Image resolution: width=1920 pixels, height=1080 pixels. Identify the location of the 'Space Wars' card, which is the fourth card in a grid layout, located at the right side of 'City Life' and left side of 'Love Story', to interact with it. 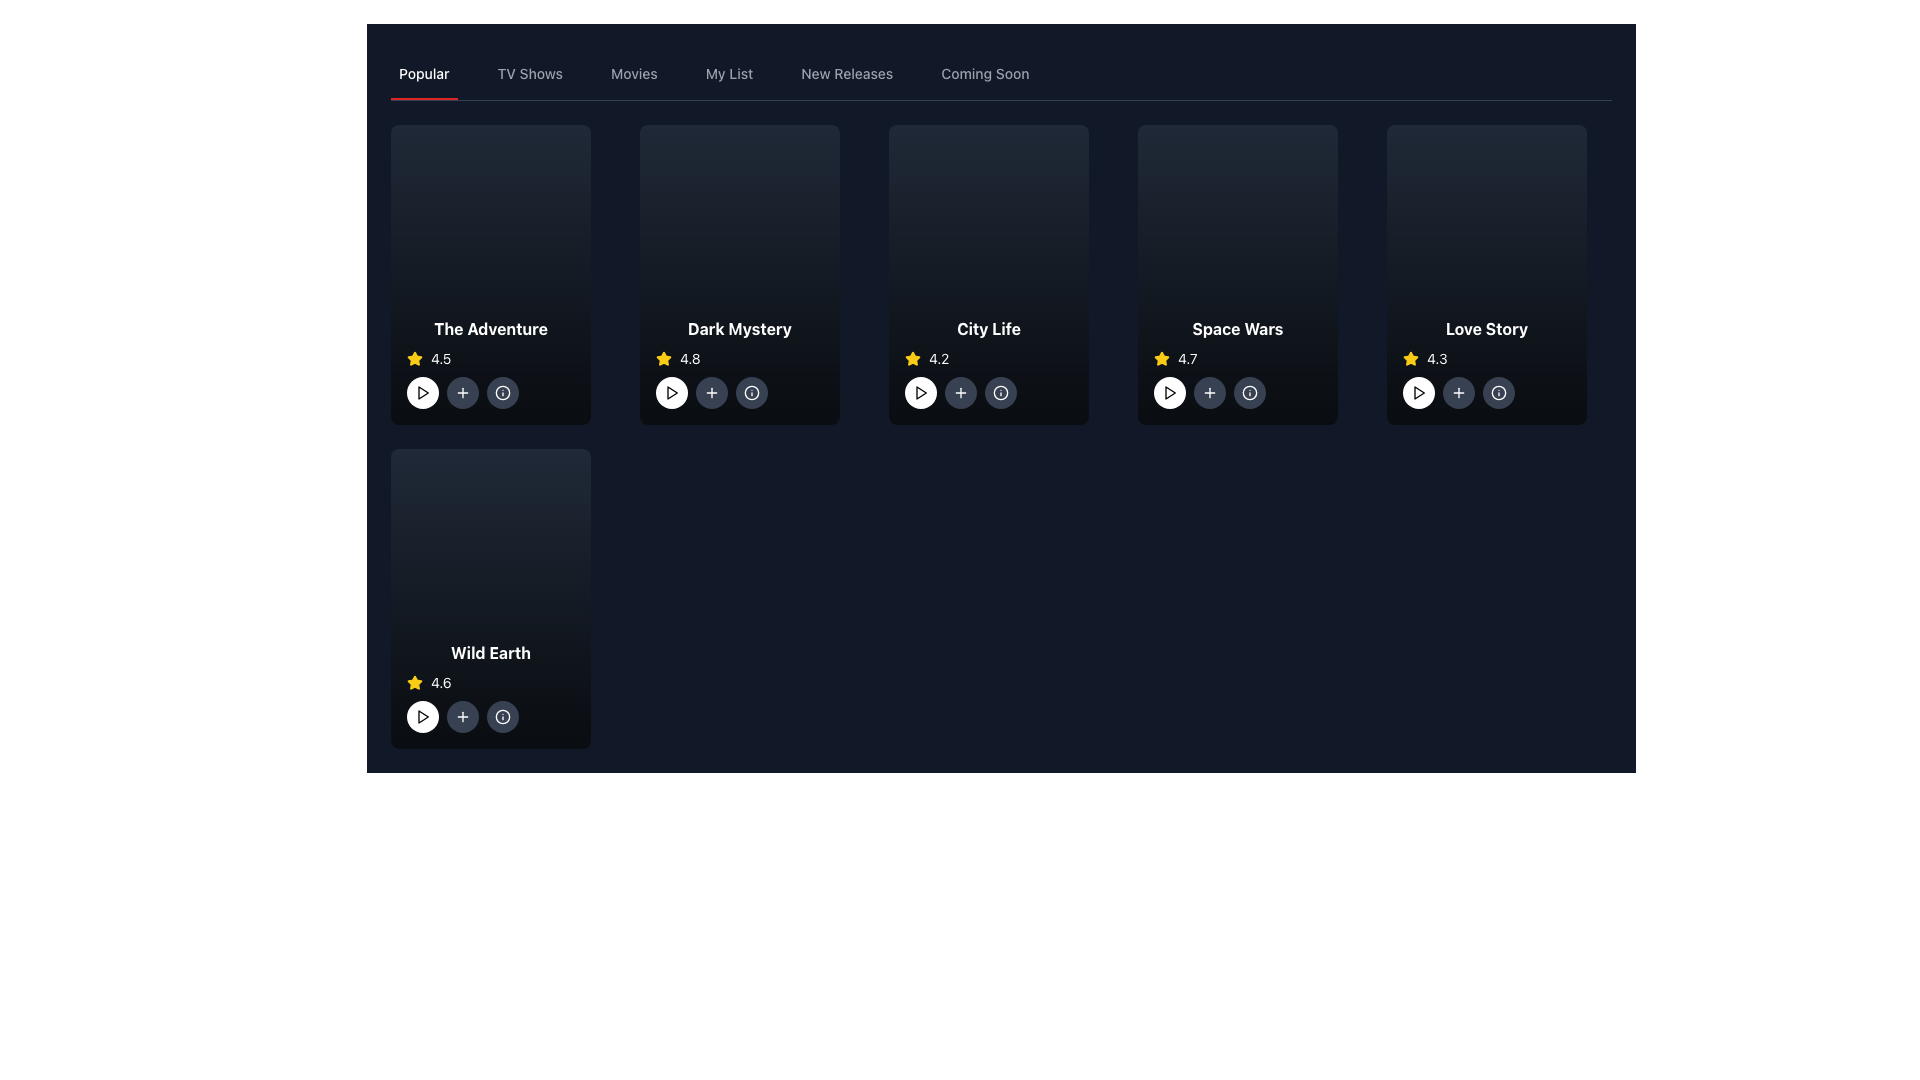
(1237, 274).